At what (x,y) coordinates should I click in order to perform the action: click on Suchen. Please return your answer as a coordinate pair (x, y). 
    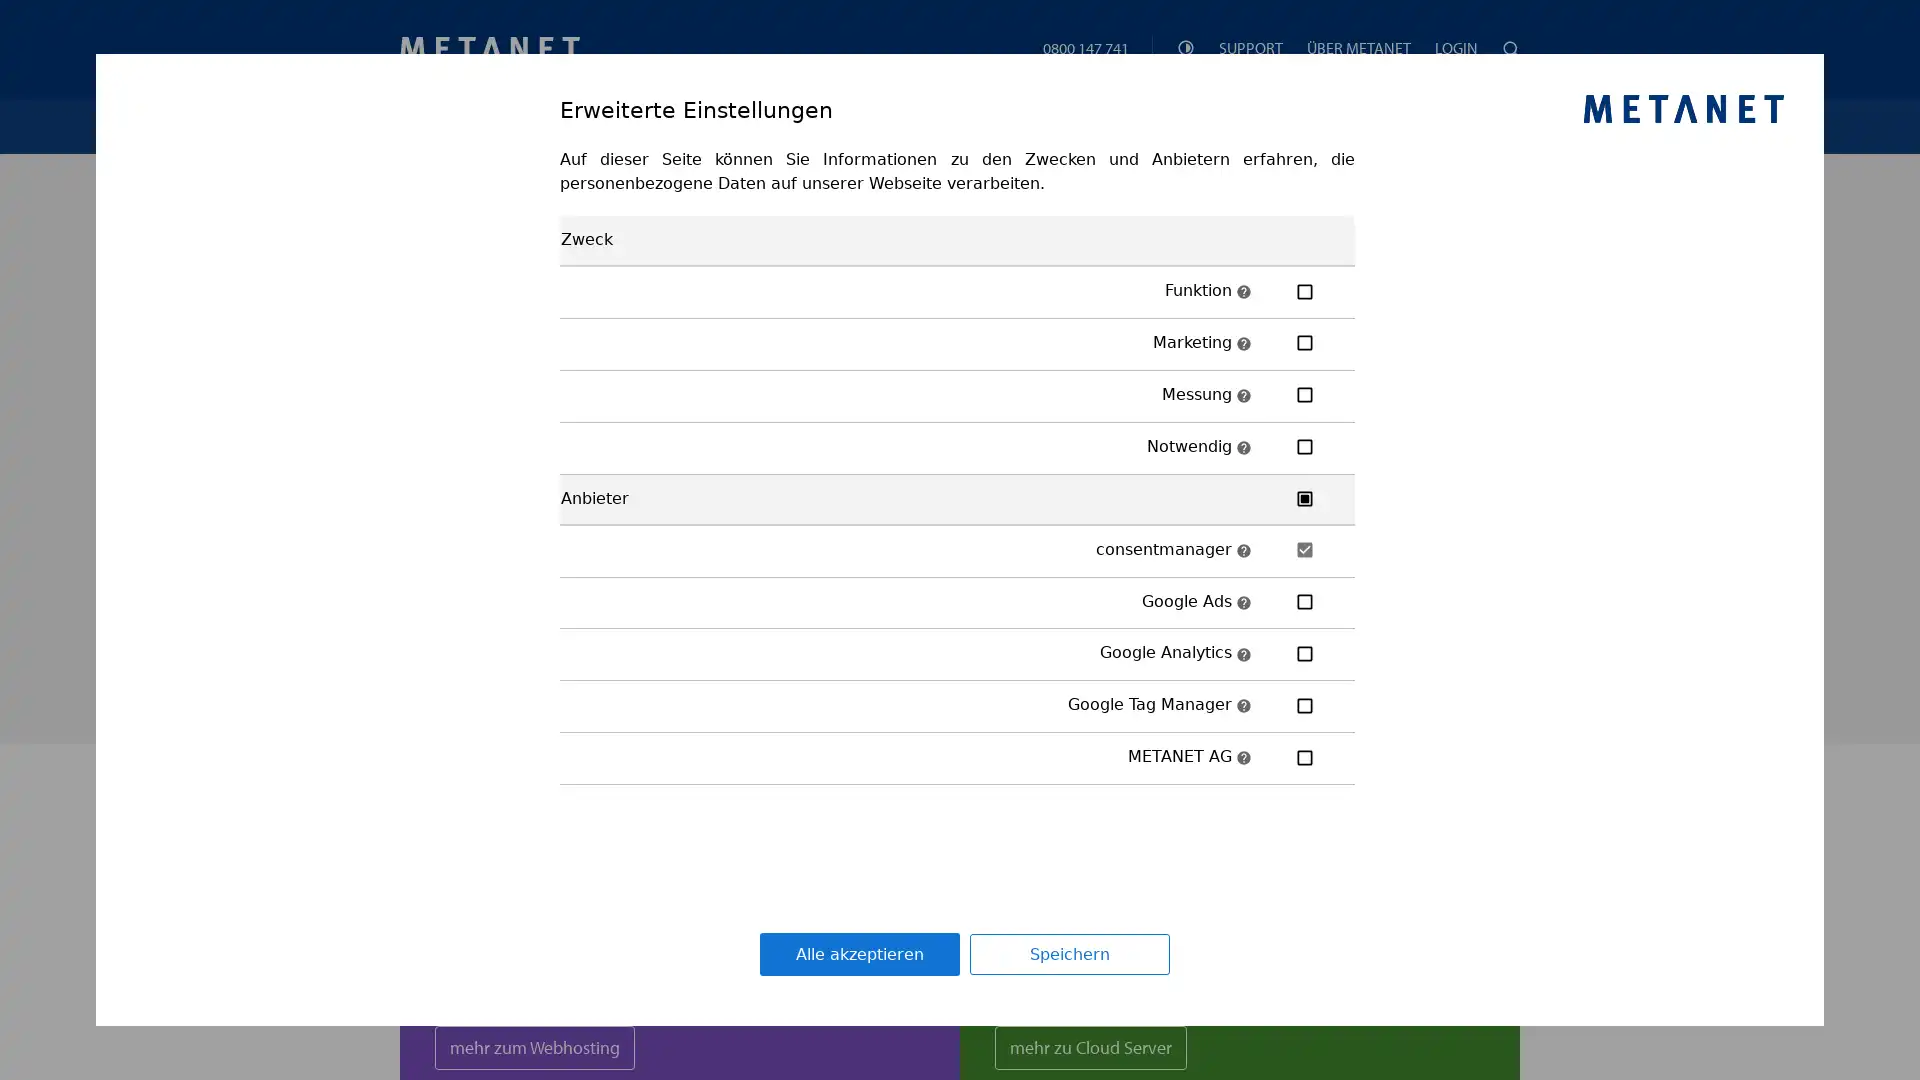
    Looking at the image, I should click on (1511, 46).